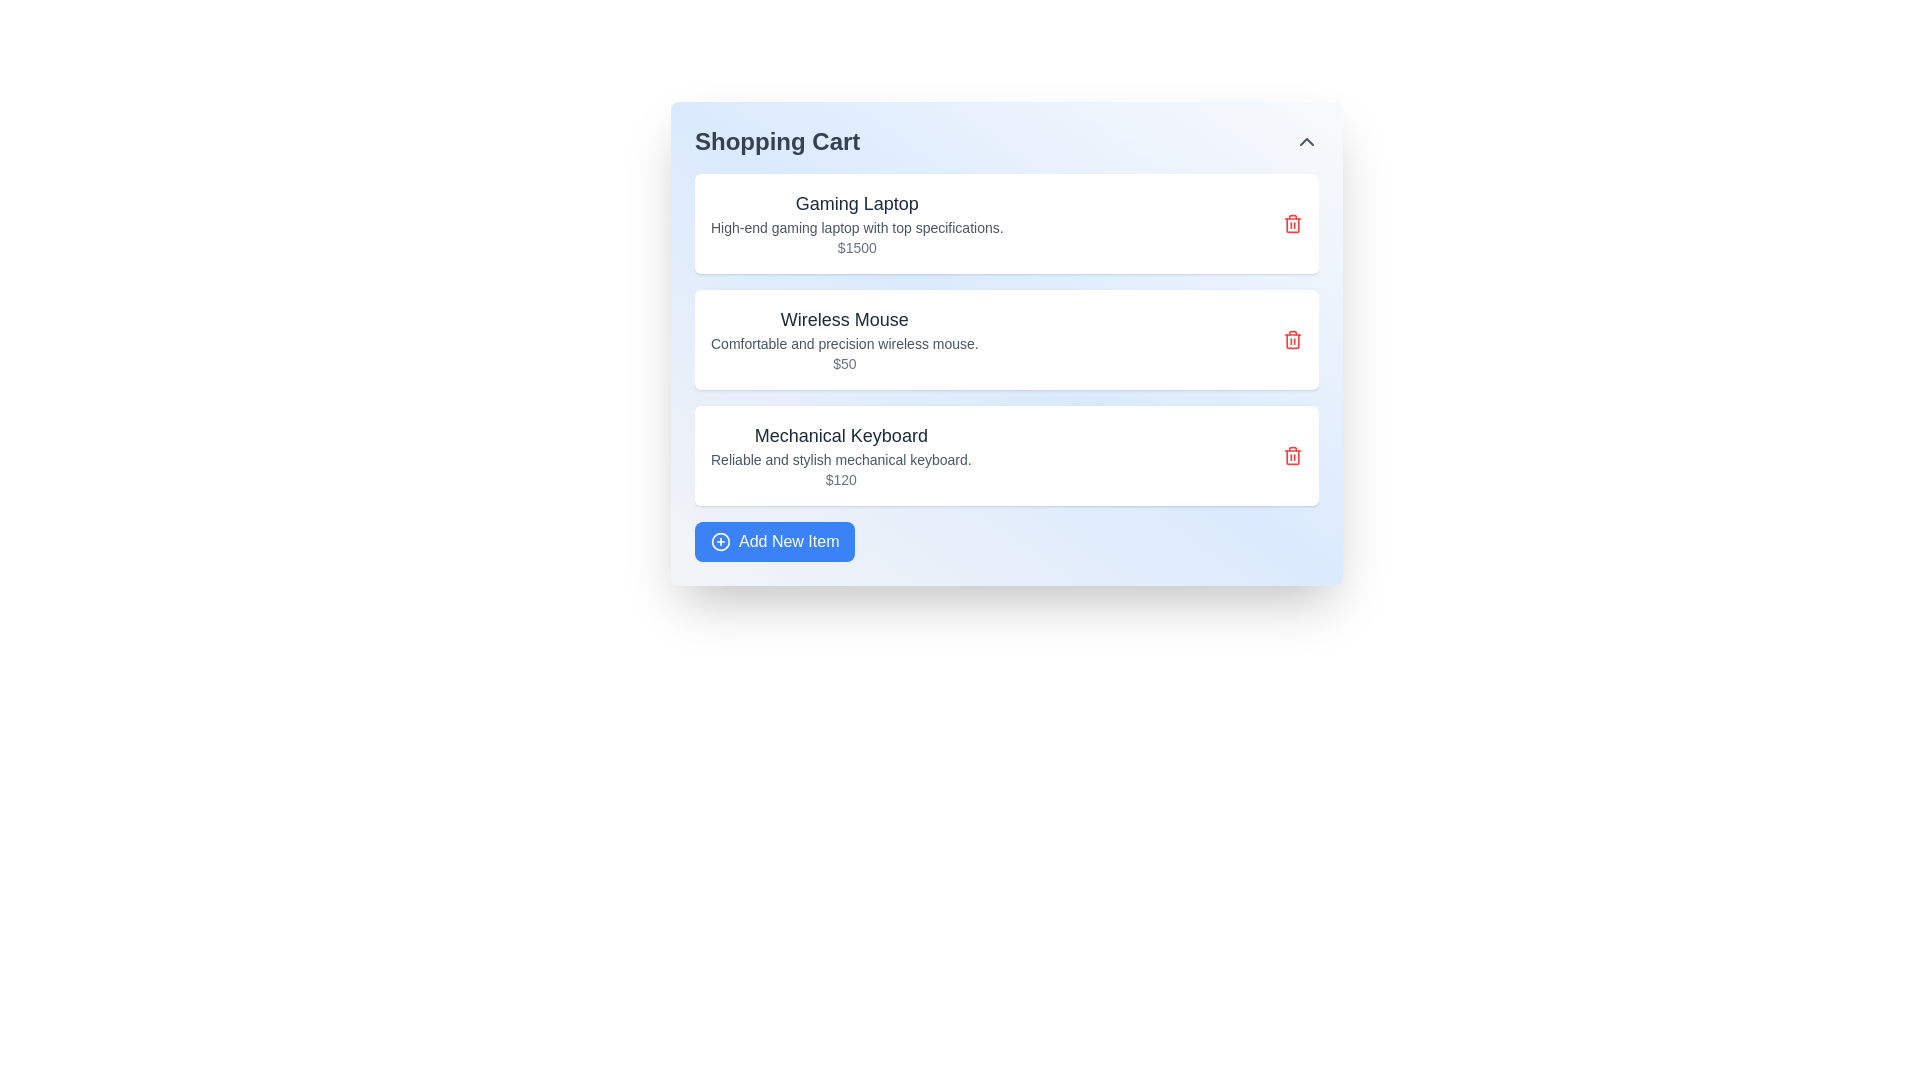 Image resolution: width=1920 pixels, height=1080 pixels. What do you see at coordinates (857, 223) in the screenshot?
I see `the text block that provides visual details about the first product in the shopping cart, including its name, description, and price` at bounding box center [857, 223].